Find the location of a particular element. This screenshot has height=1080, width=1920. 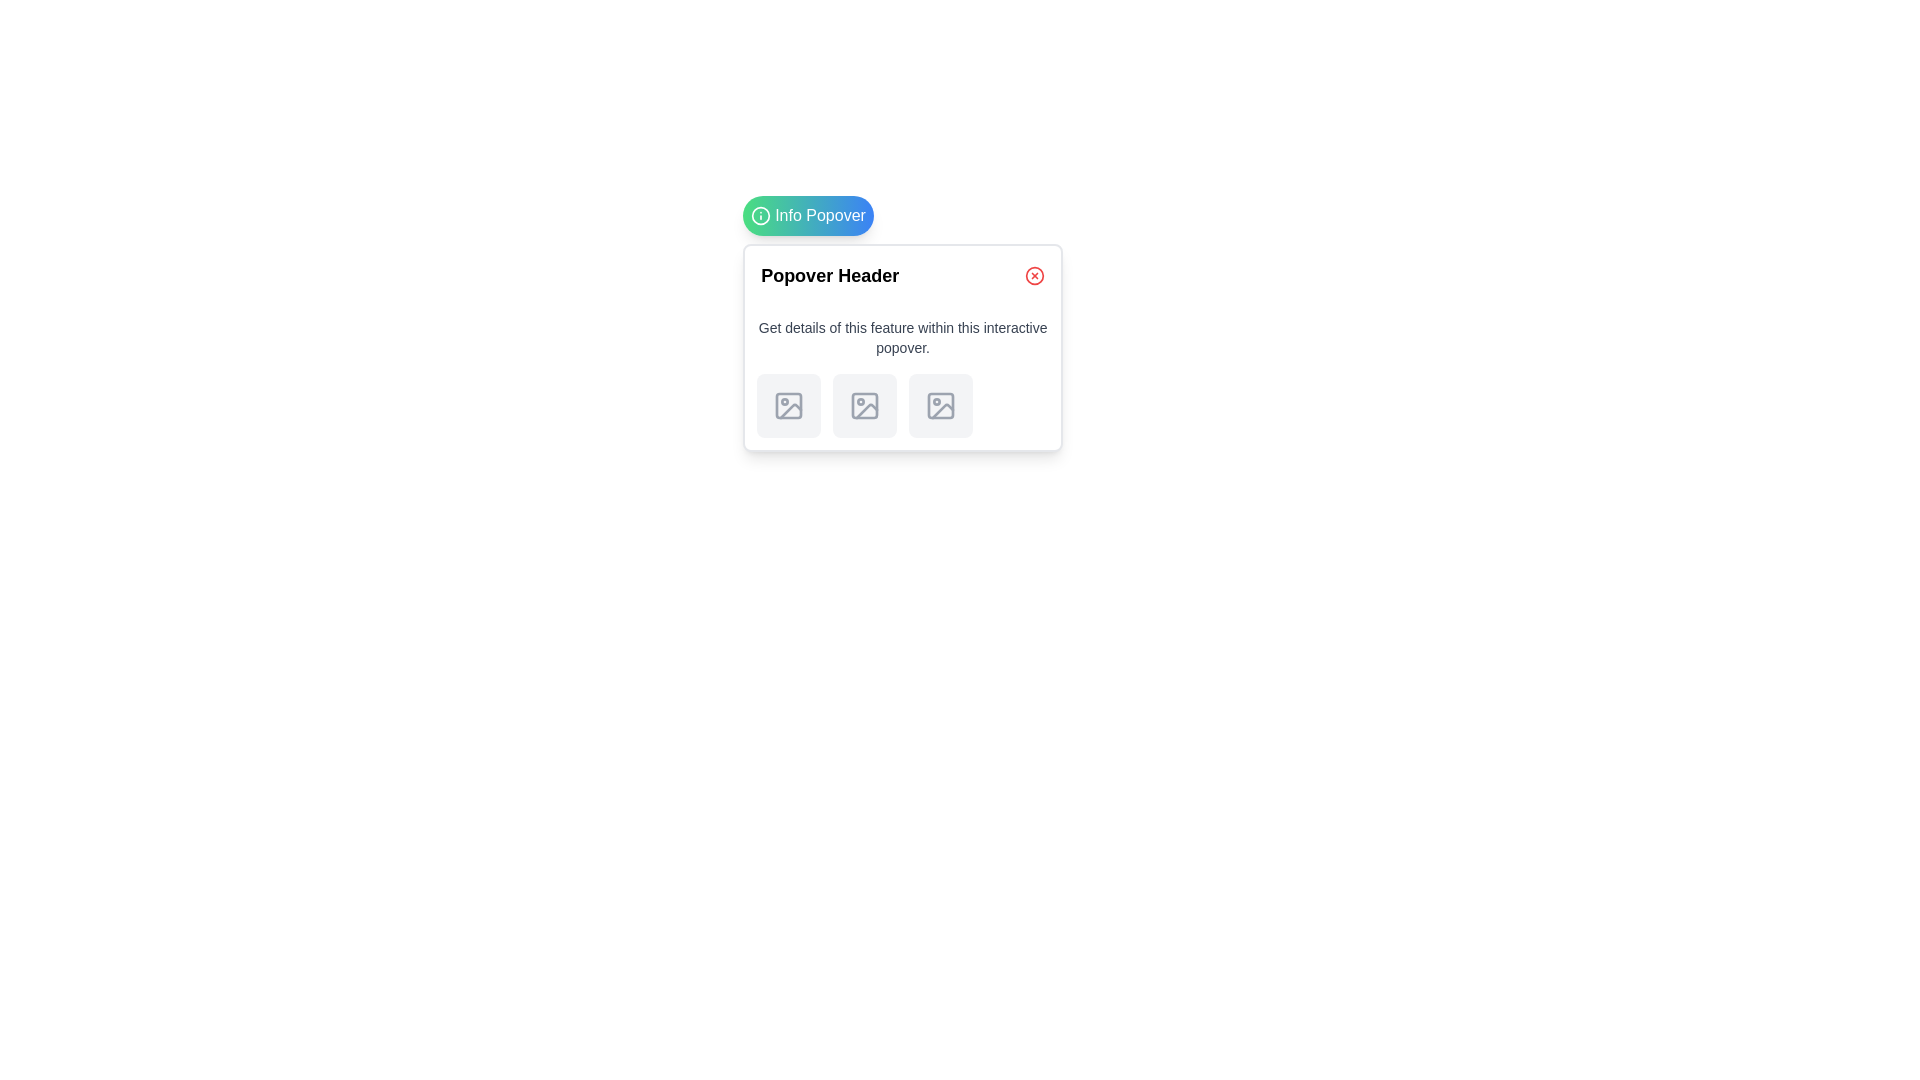

the first Icon button with a light gray background and a simplistic image icon inside the popover dialog box under 'Popover Header' is located at coordinates (788, 405).